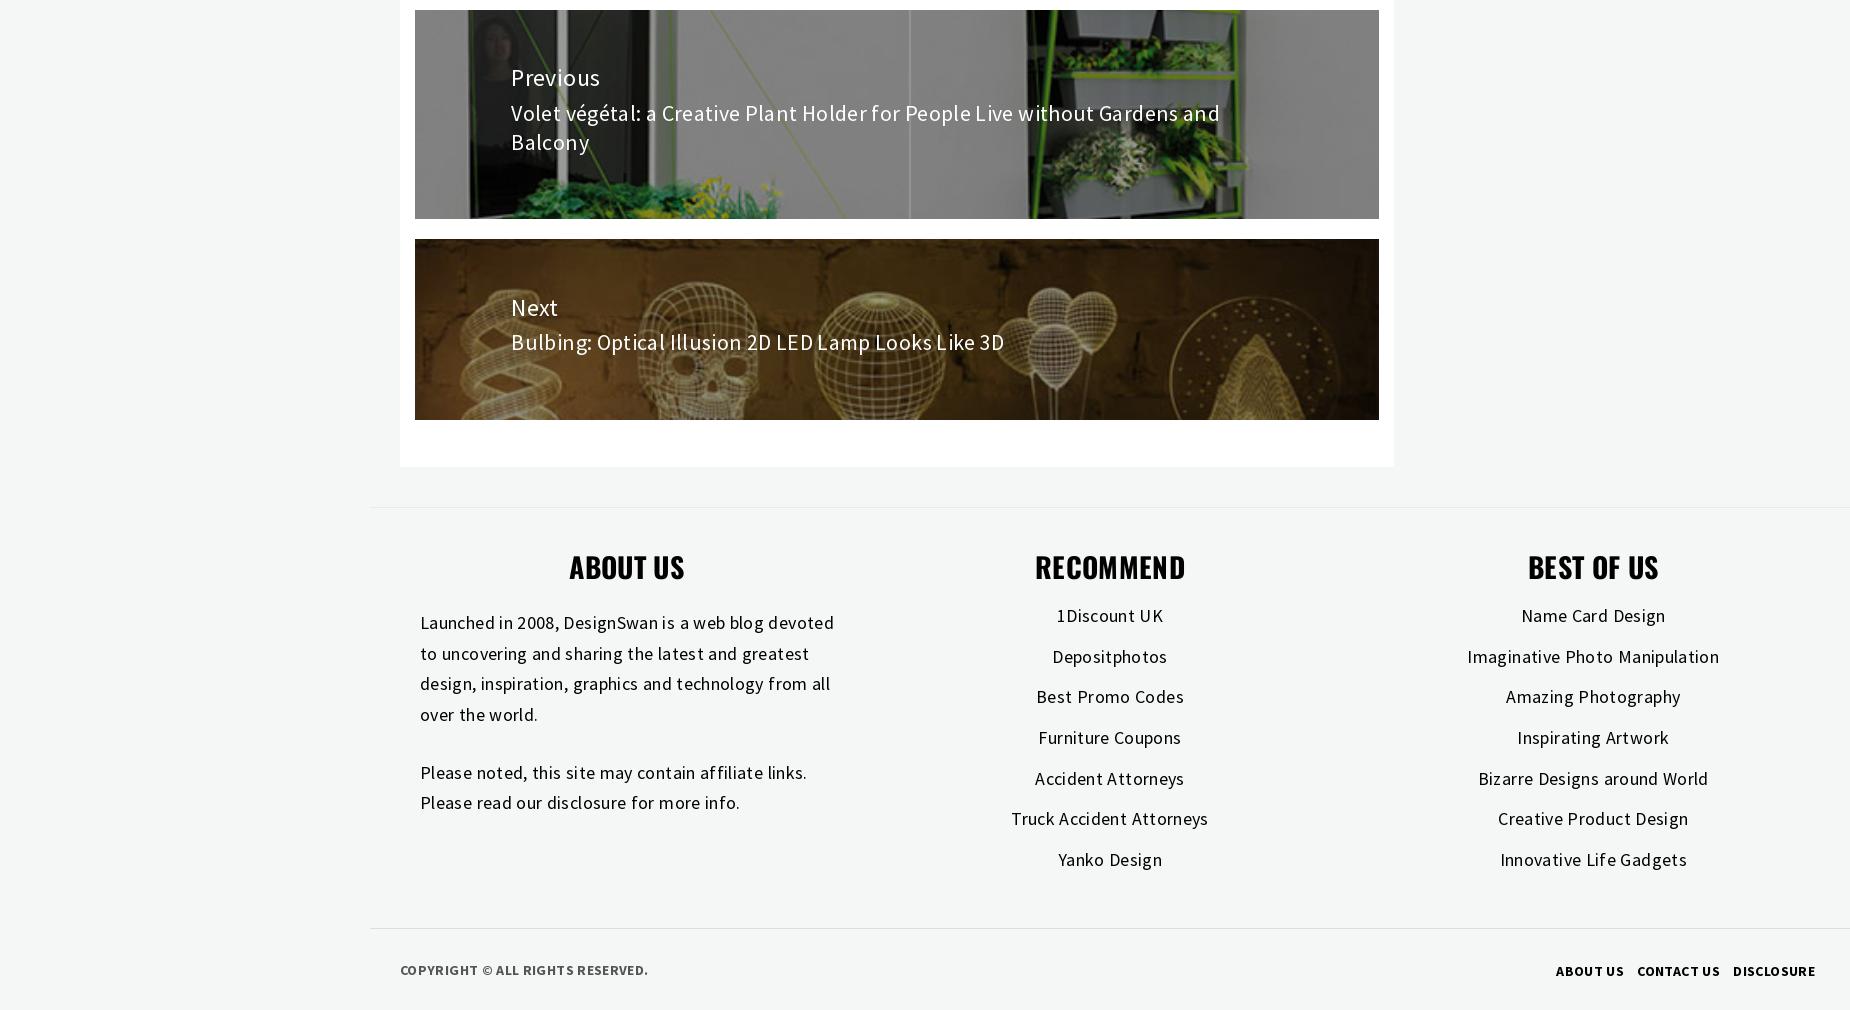 The width and height of the screenshot is (1850, 1010). What do you see at coordinates (1108, 818) in the screenshot?
I see `'Truck Accident Attorneys'` at bounding box center [1108, 818].